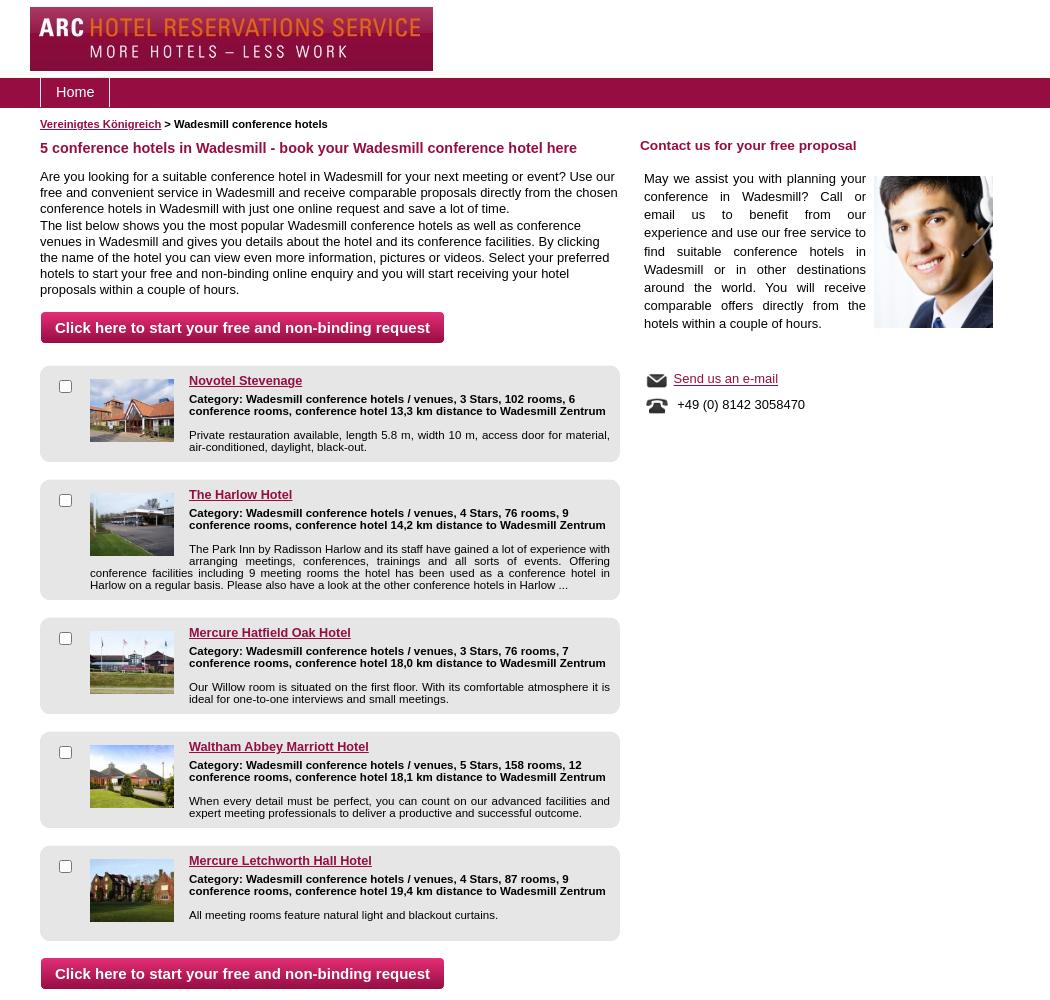 This screenshot has width=1050, height=1000. I want to click on 'Vereinigtes Königreich', so click(100, 123).